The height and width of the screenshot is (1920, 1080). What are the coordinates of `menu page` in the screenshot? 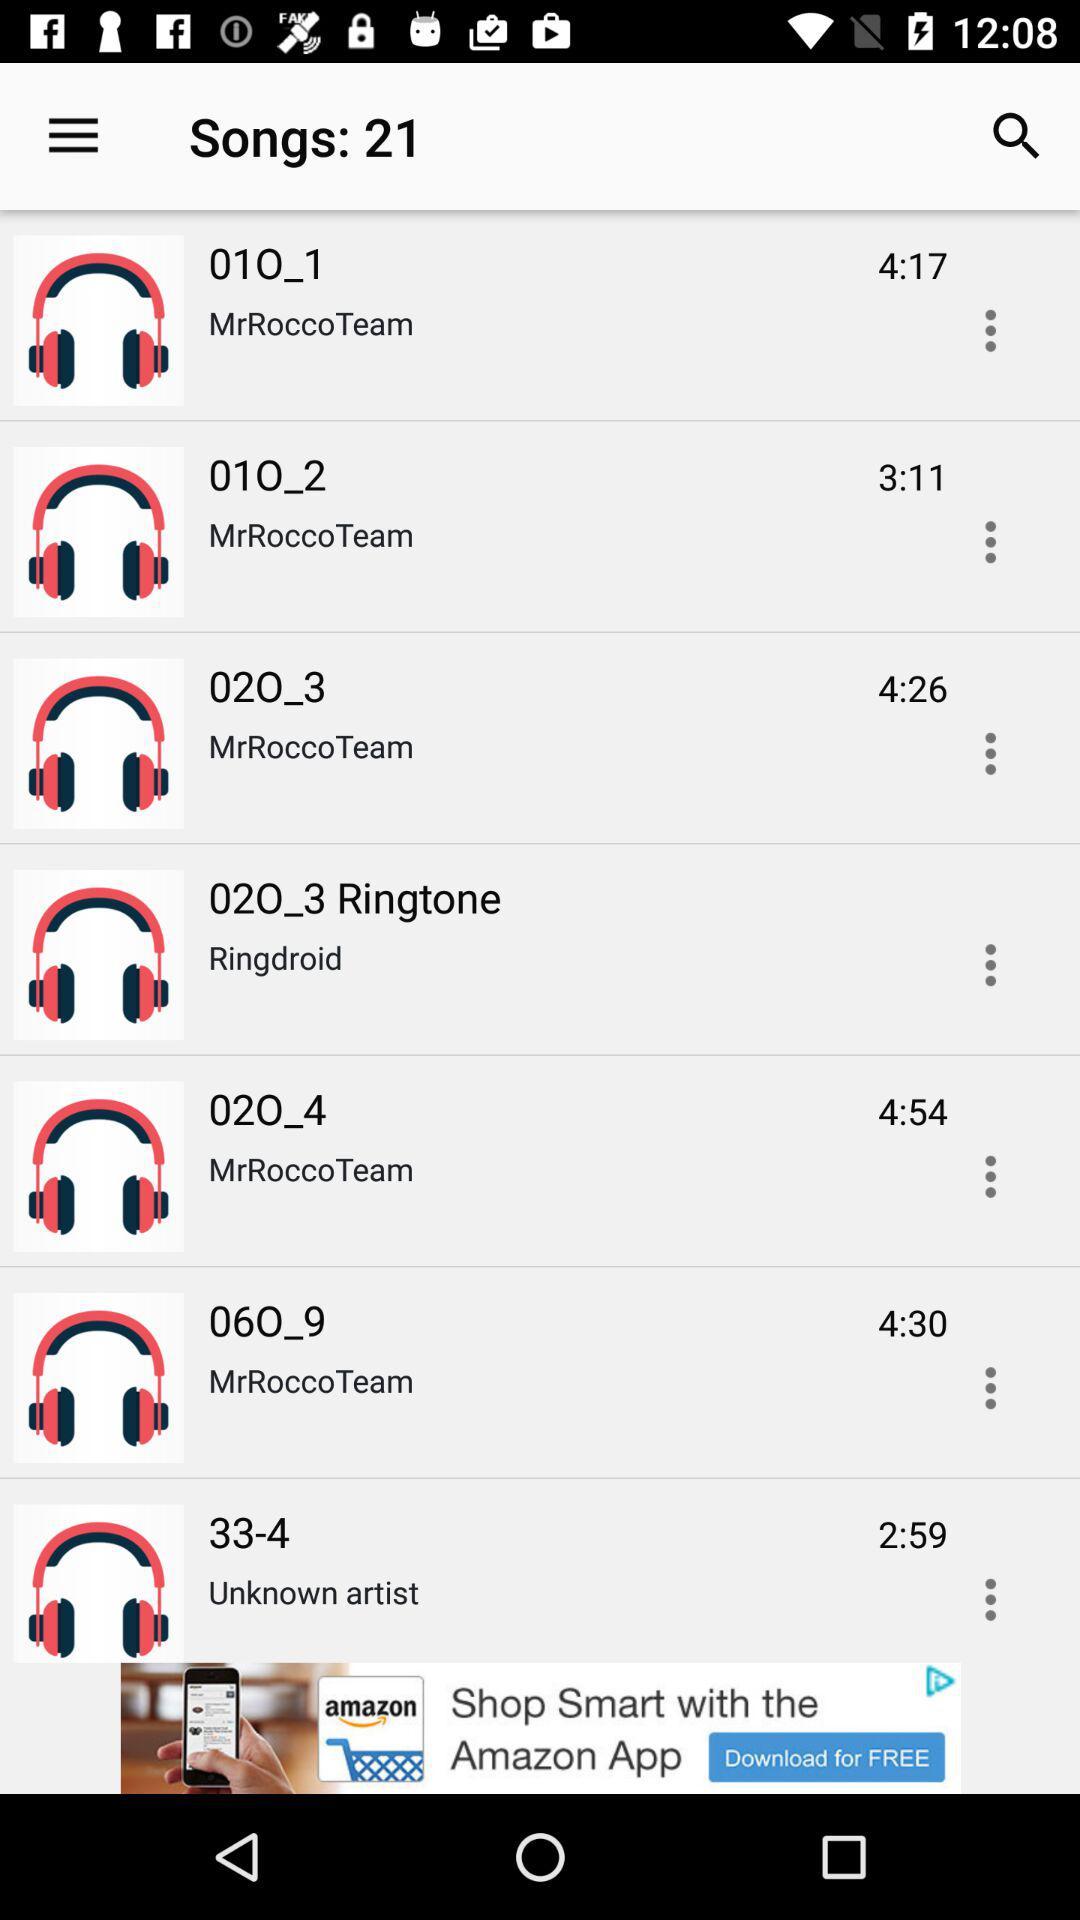 It's located at (990, 542).